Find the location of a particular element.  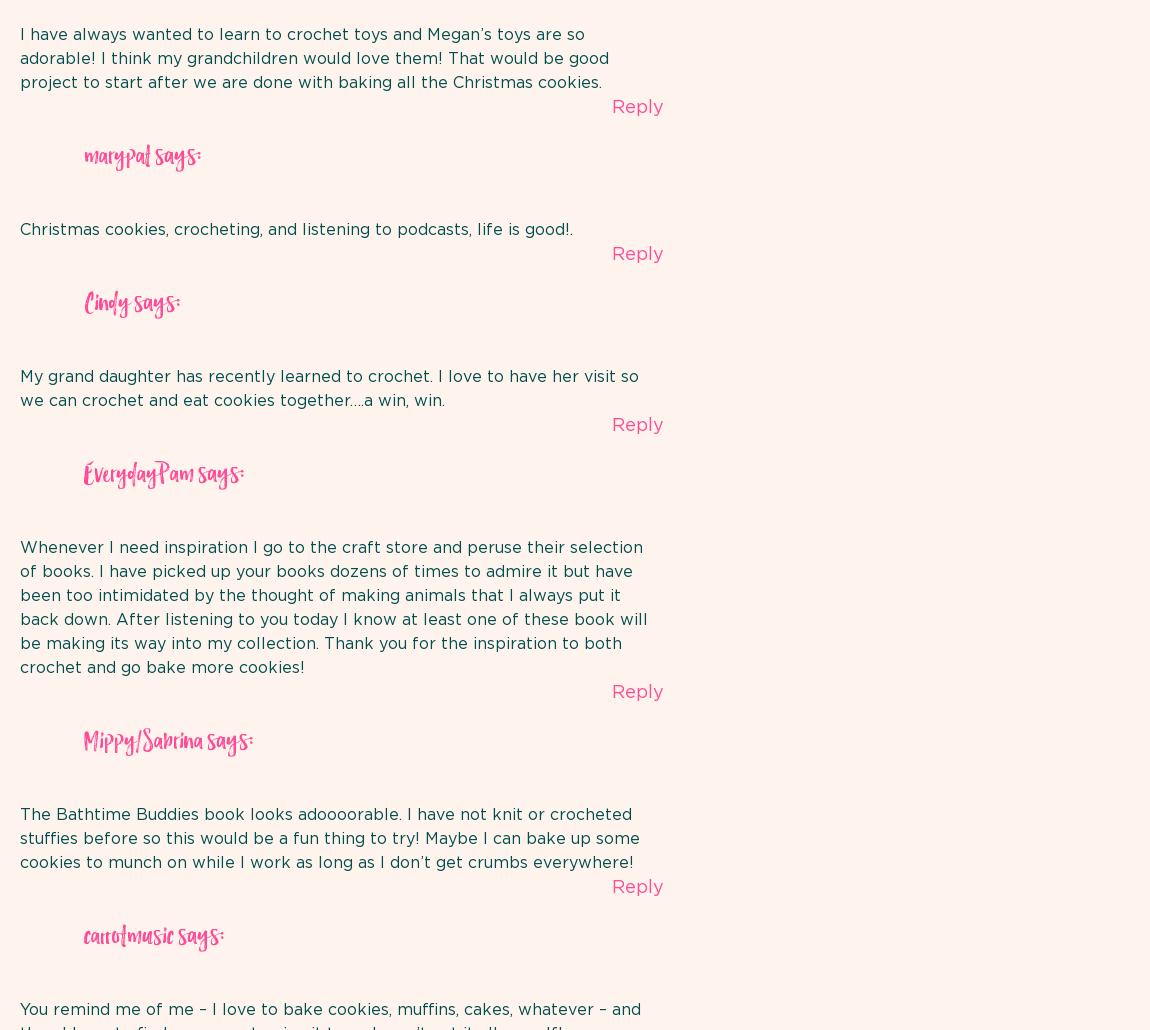

'Cindy' is located at coordinates (105, 302).